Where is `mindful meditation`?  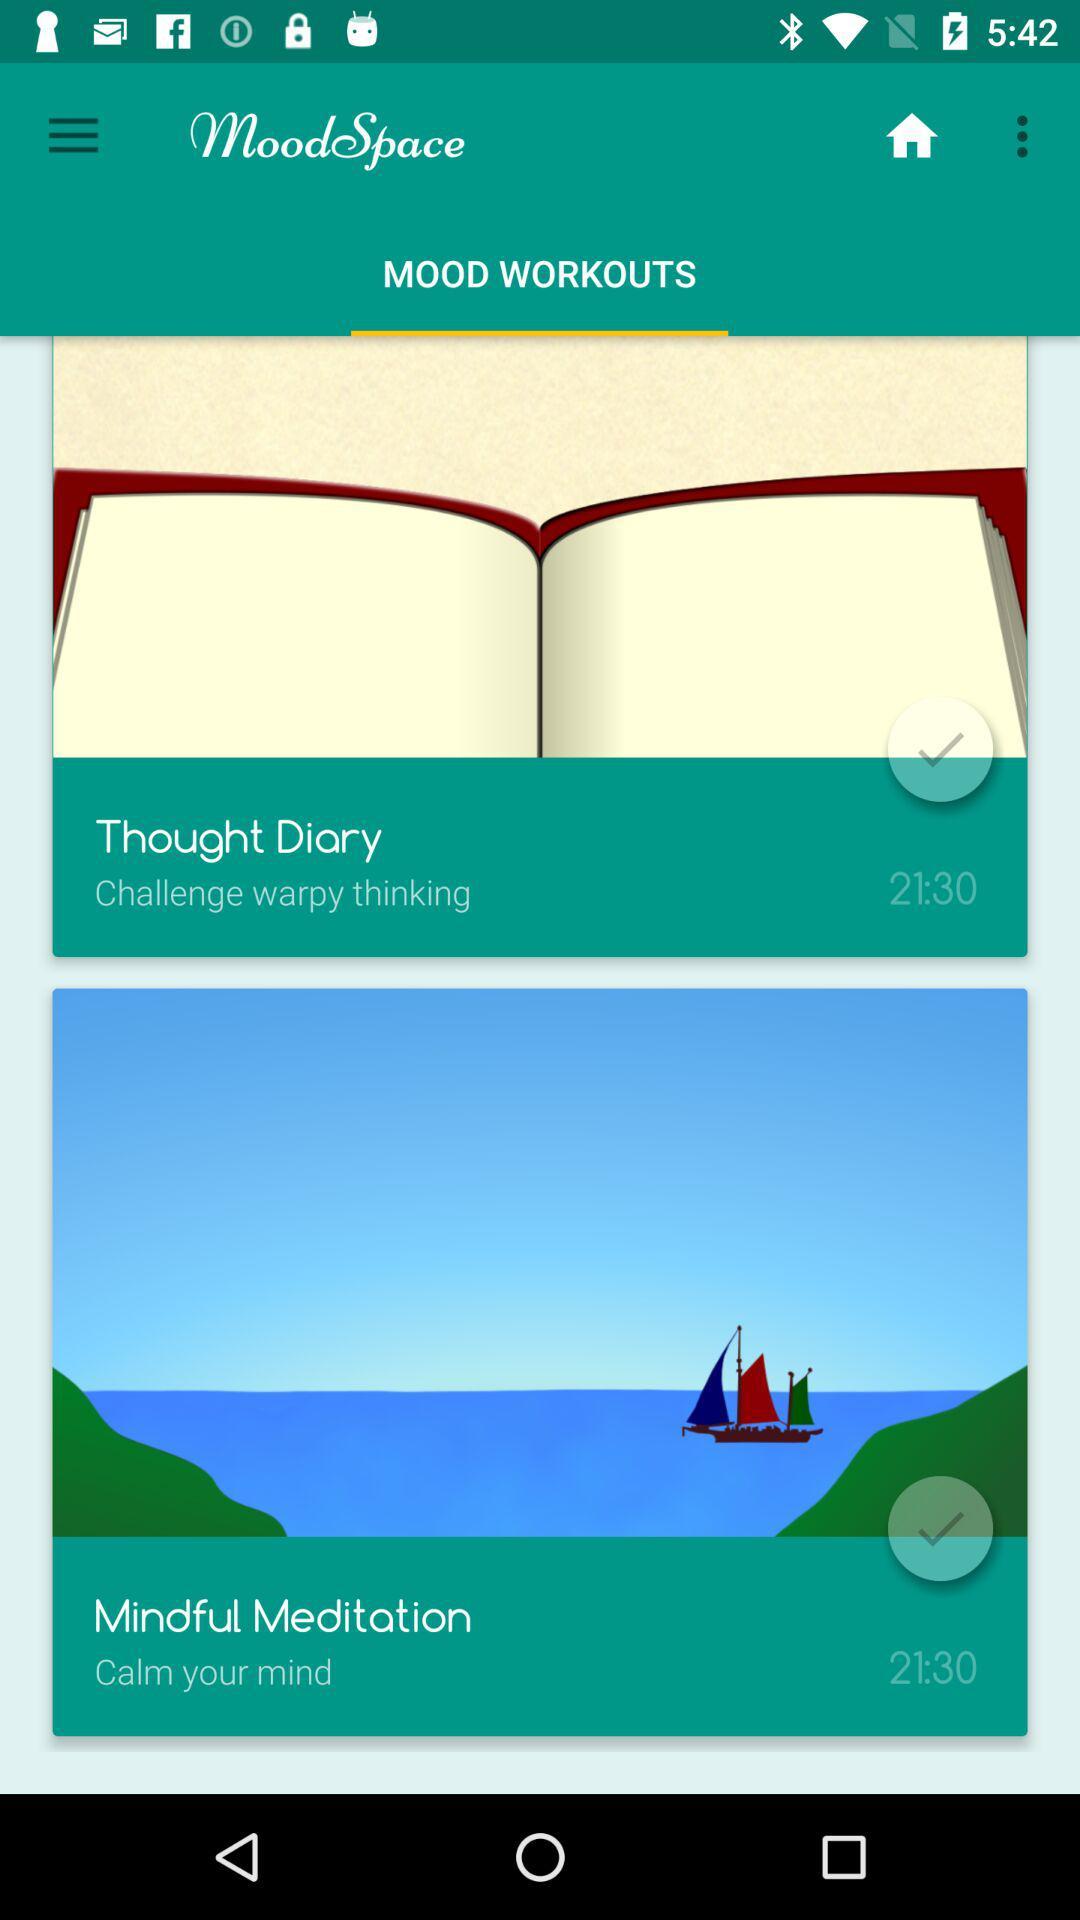 mindful meditation is located at coordinates (940, 1527).